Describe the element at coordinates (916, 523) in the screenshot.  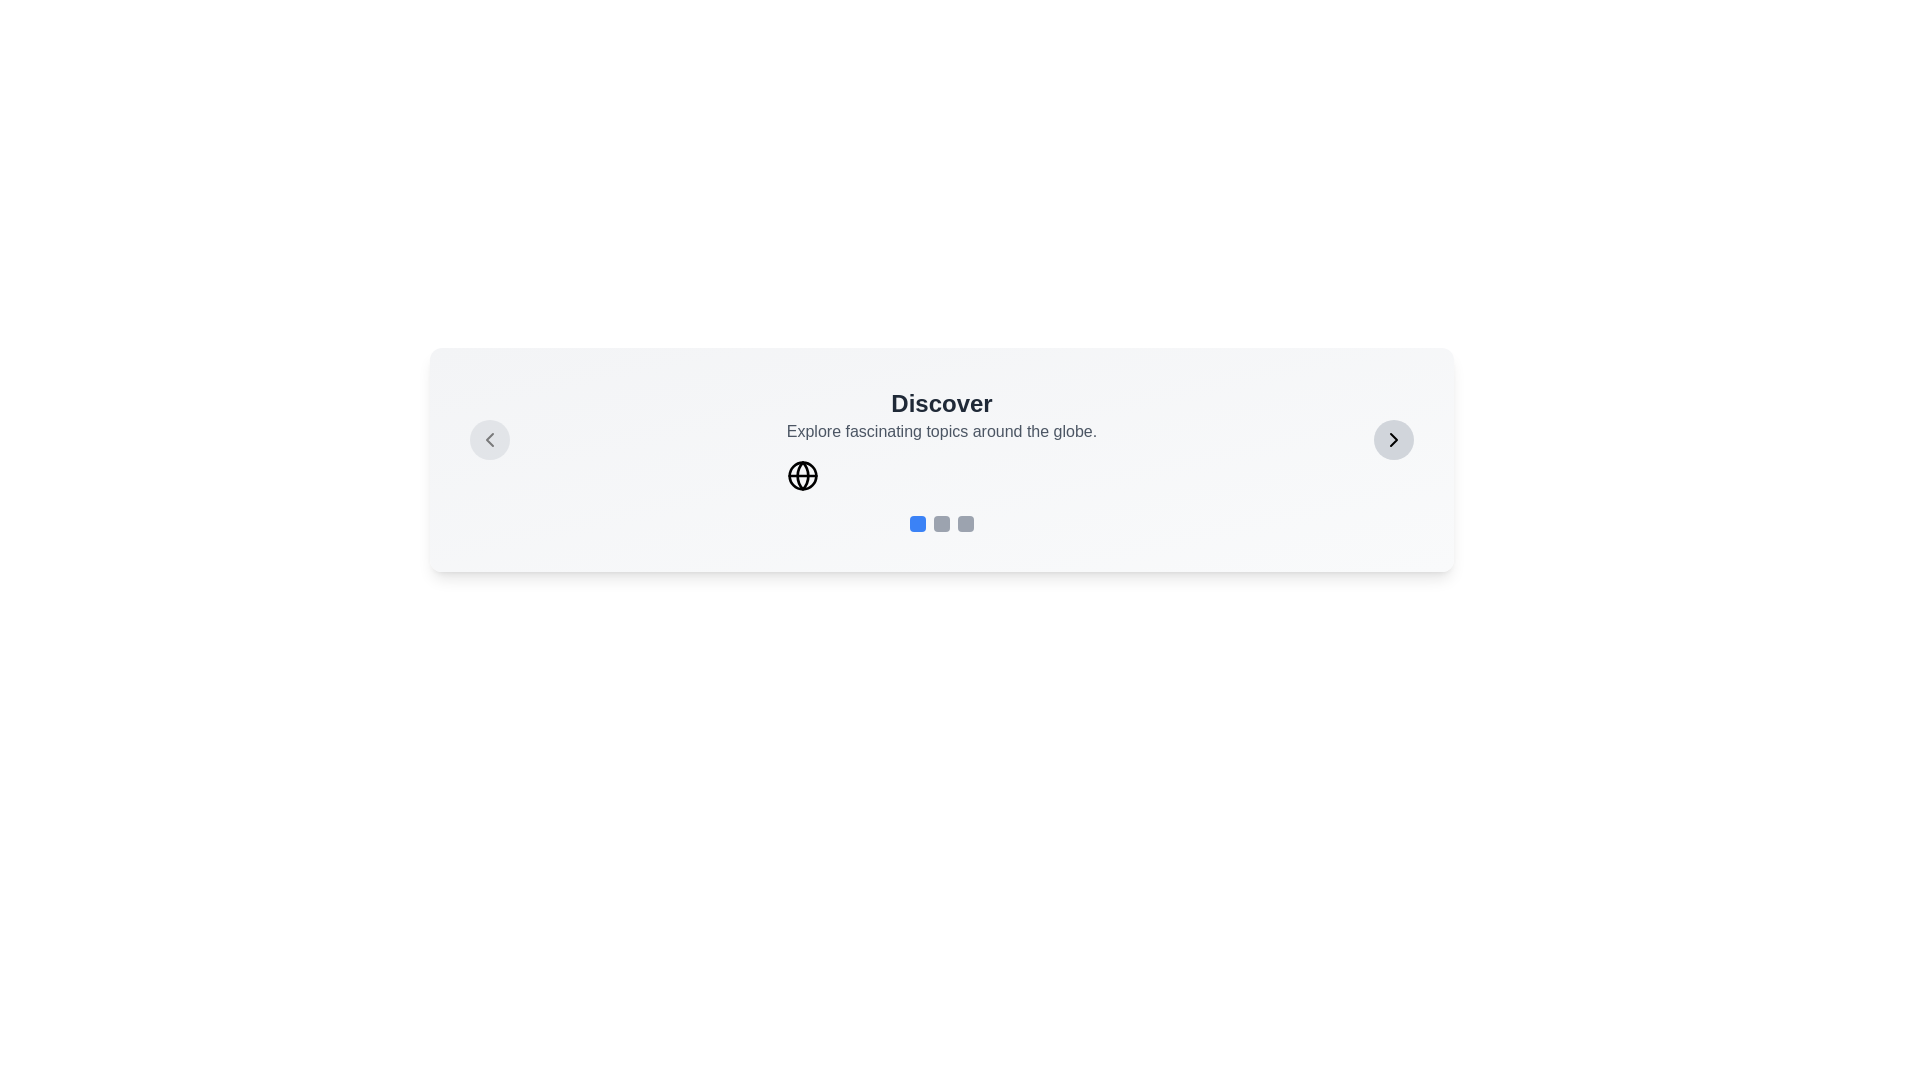
I see `the leftmost circular indicator that visually denotes a specific state or active position within a selection, located below the text content in the center of the interface` at that location.